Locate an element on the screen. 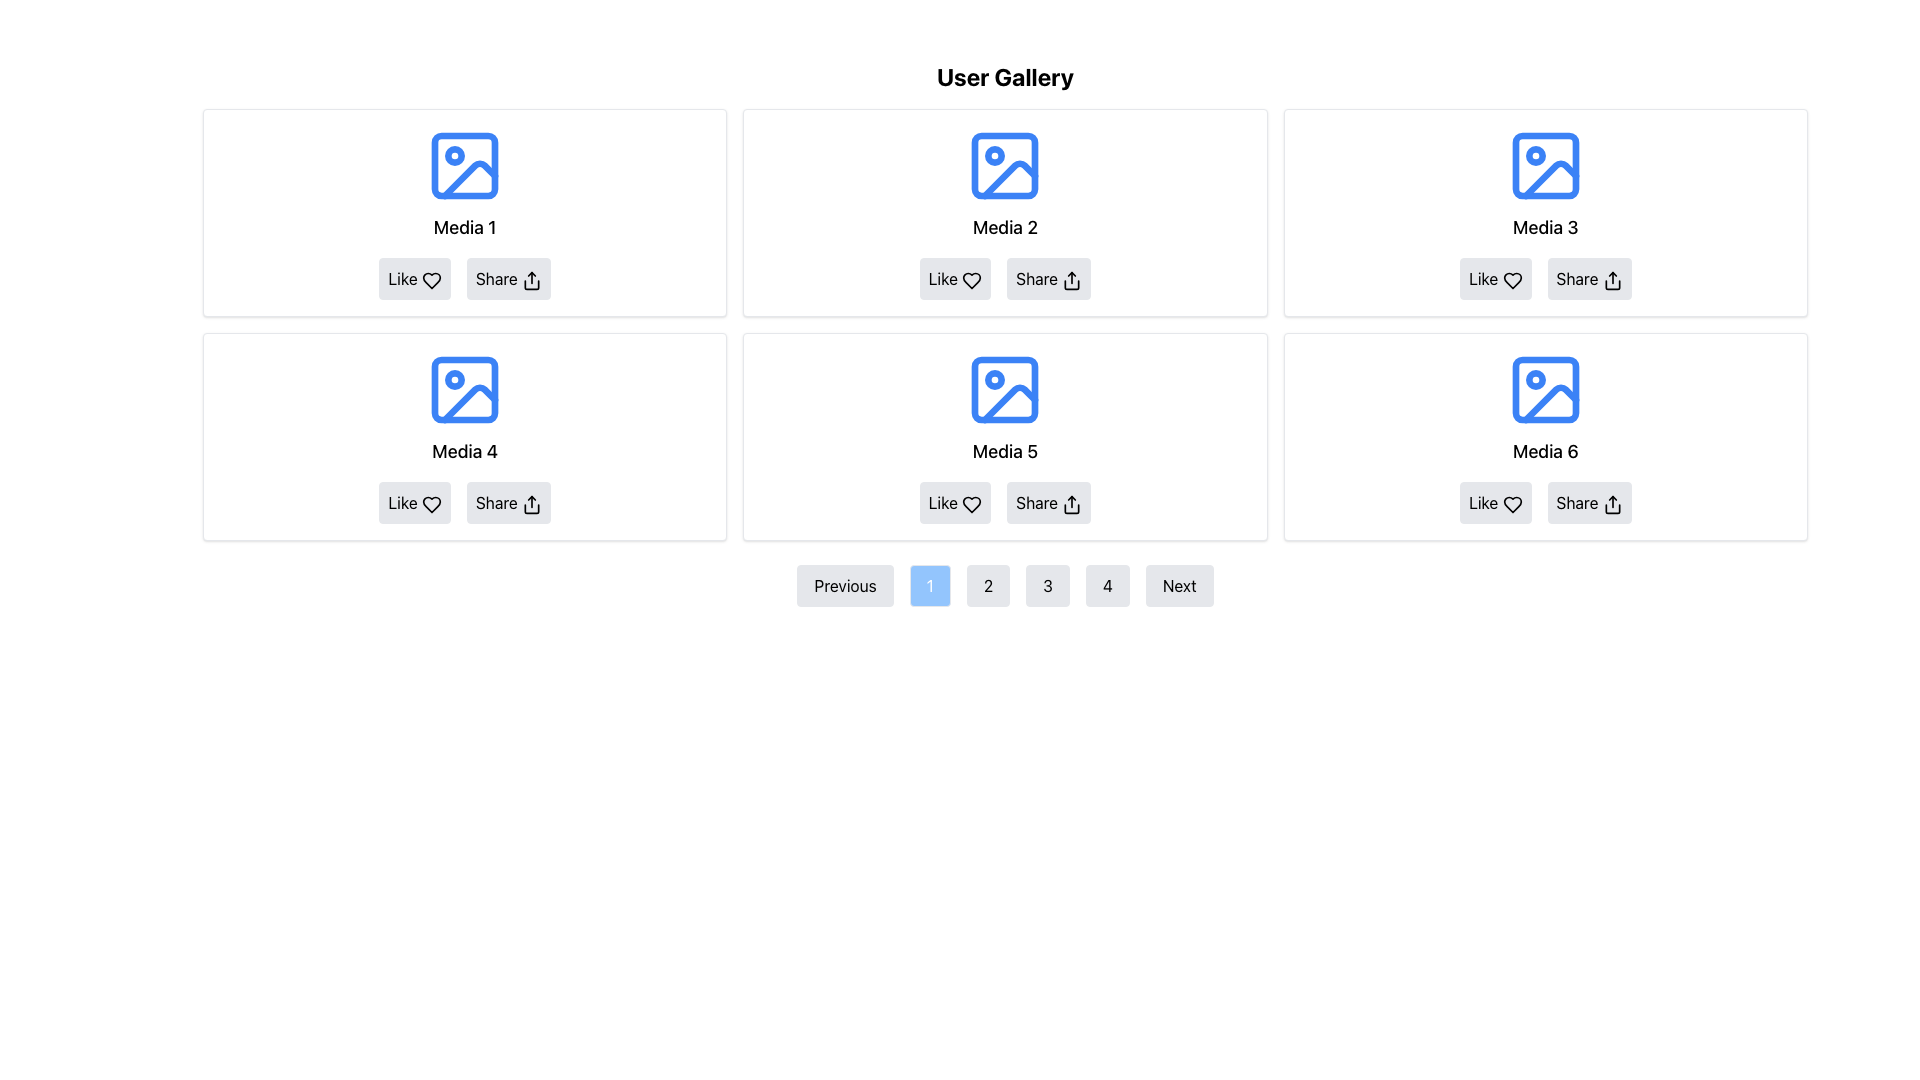  the 'Like' button with a heart icon, located under the 'Media 4' heading, to like the item is located at coordinates (413, 501).